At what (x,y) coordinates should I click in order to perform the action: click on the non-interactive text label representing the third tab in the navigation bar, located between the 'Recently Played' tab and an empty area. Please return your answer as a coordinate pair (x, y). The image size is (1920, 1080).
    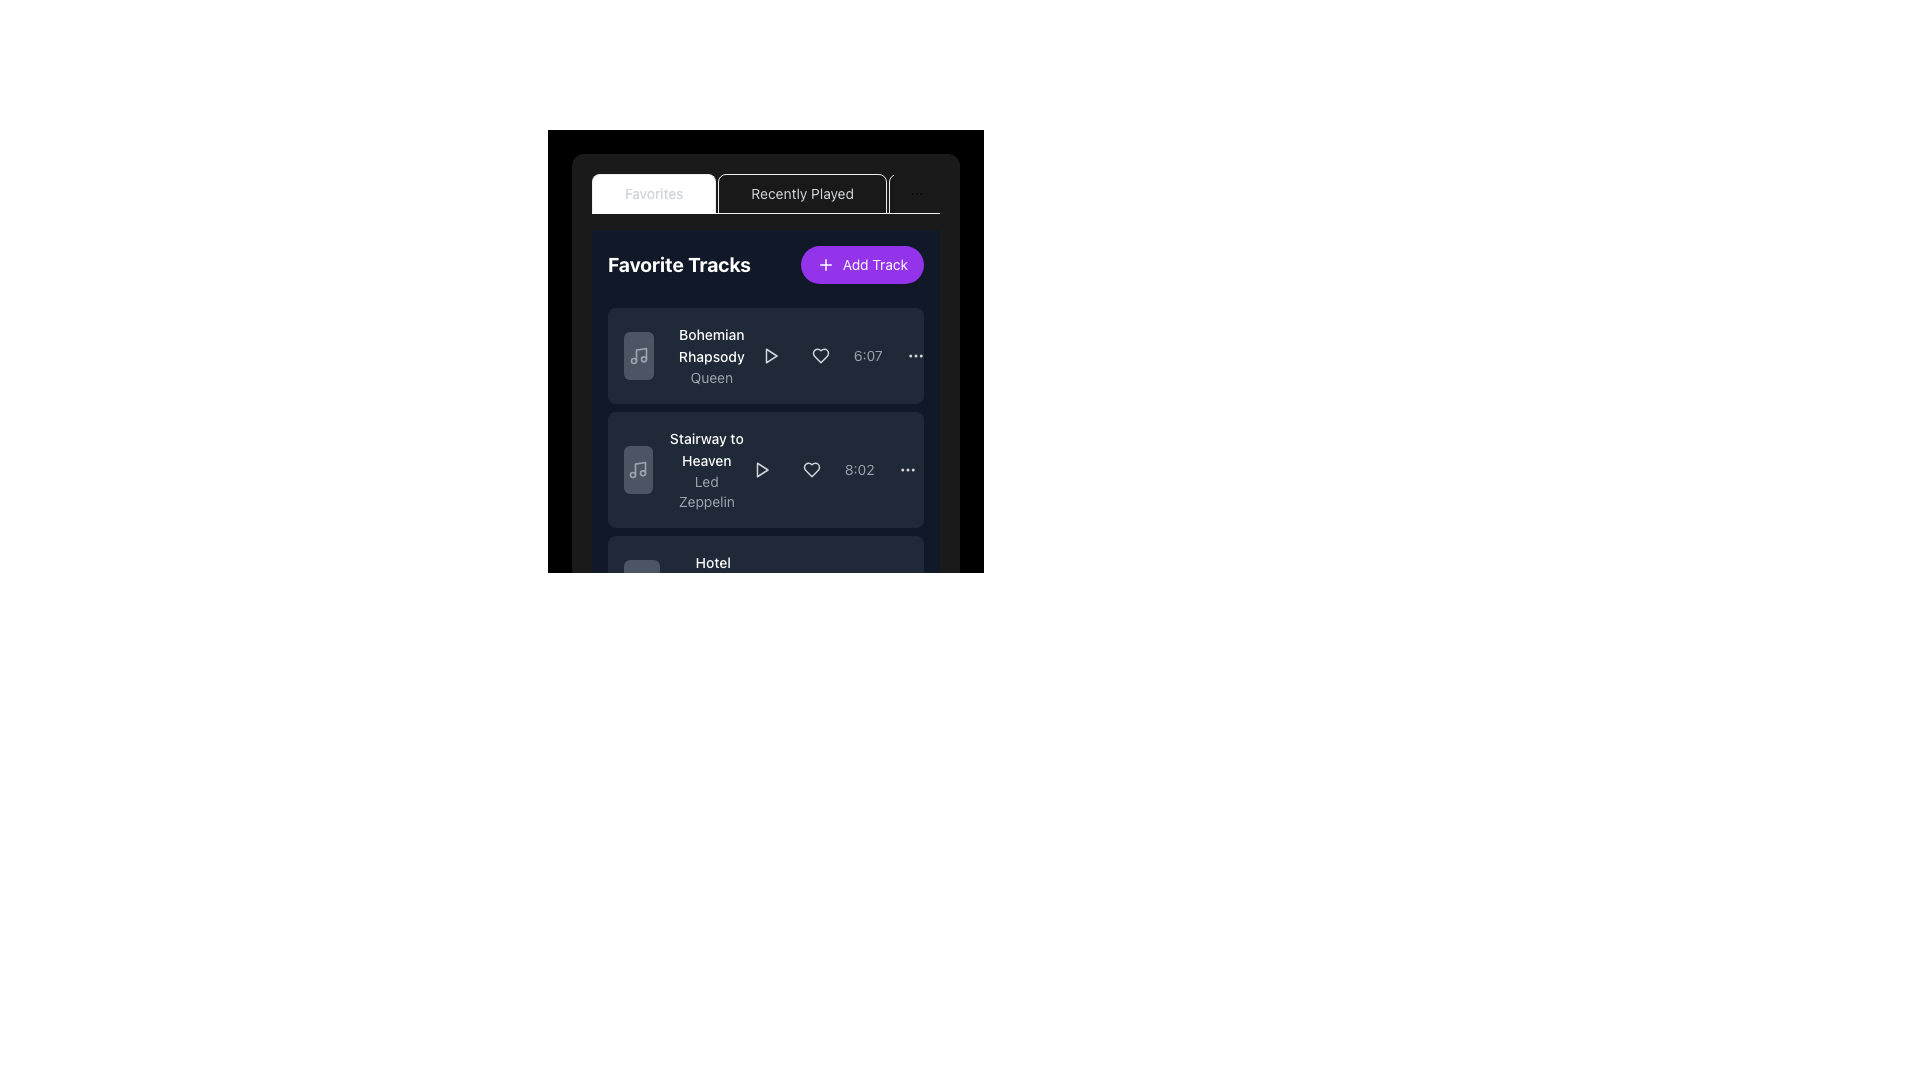
    Looking at the image, I should click on (975, 193).